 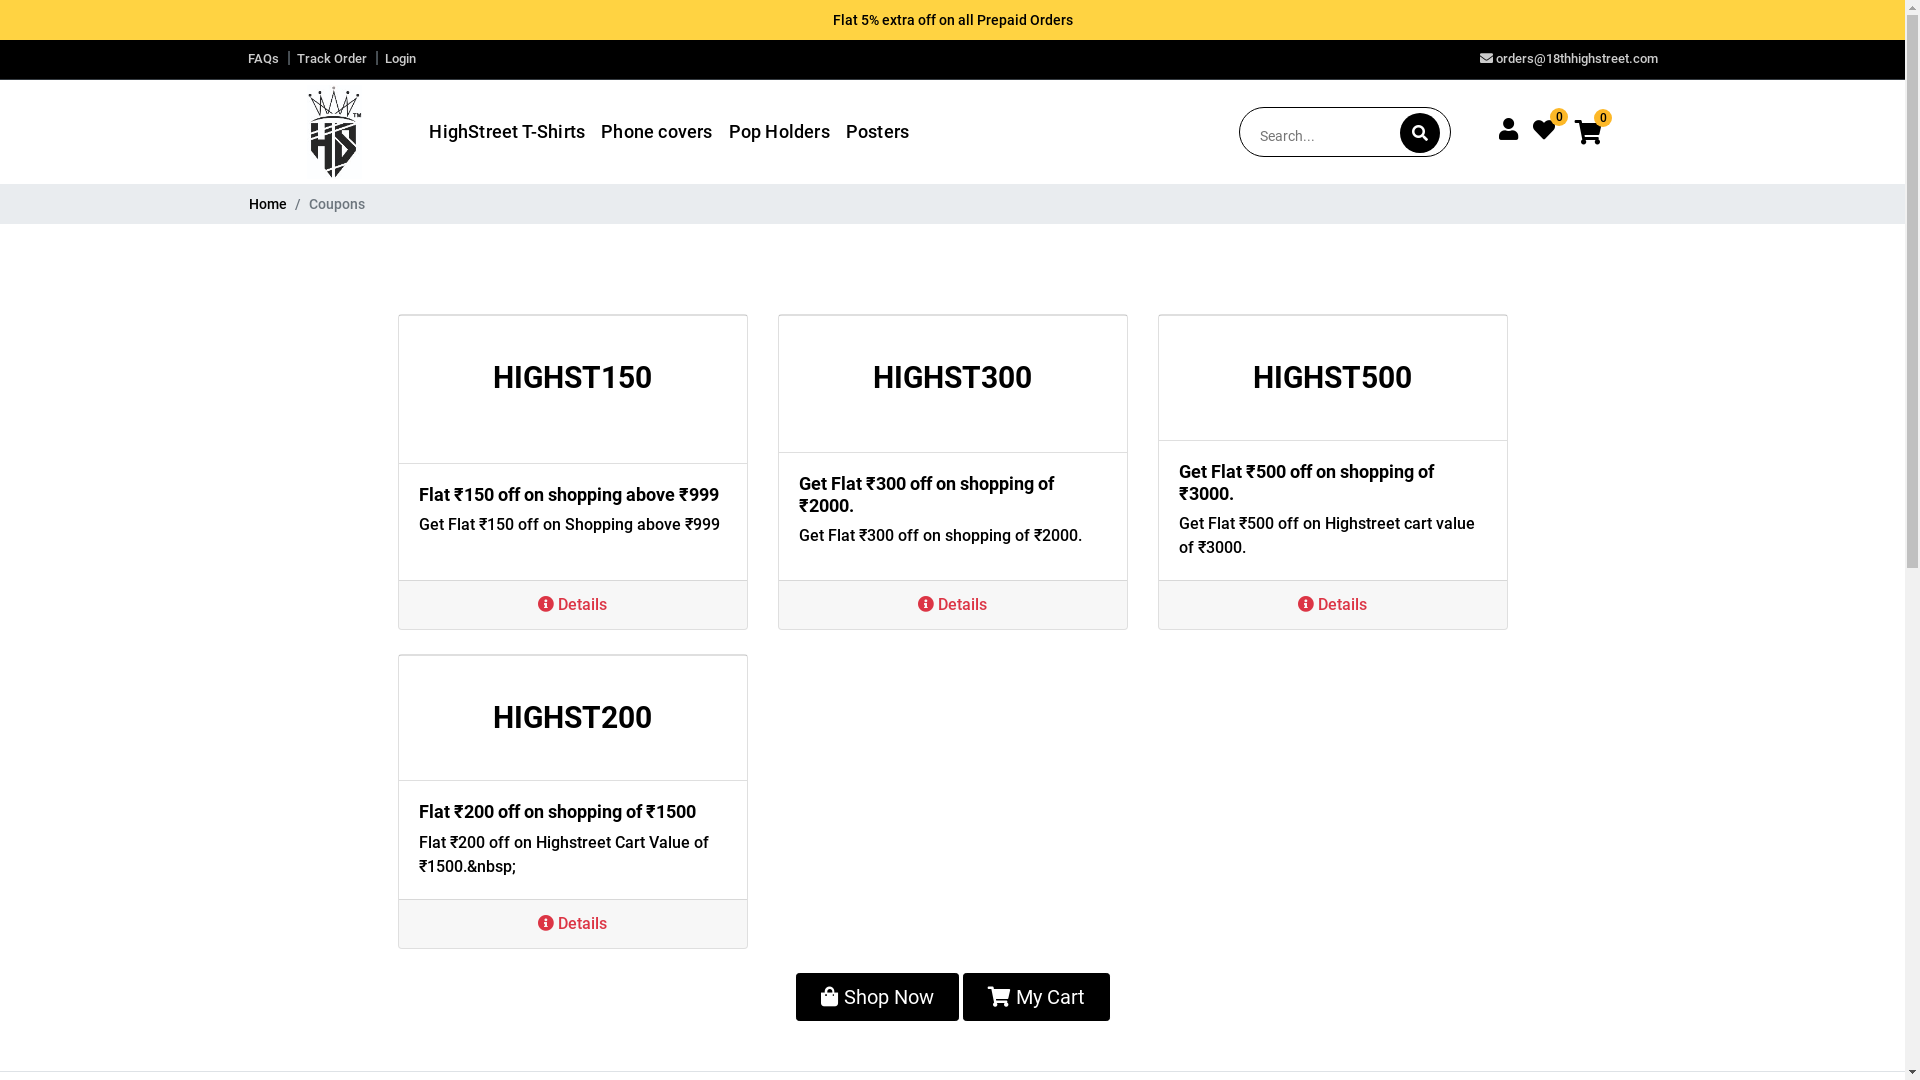 What do you see at coordinates (266, 204) in the screenshot?
I see `'Home'` at bounding box center [266, 204].